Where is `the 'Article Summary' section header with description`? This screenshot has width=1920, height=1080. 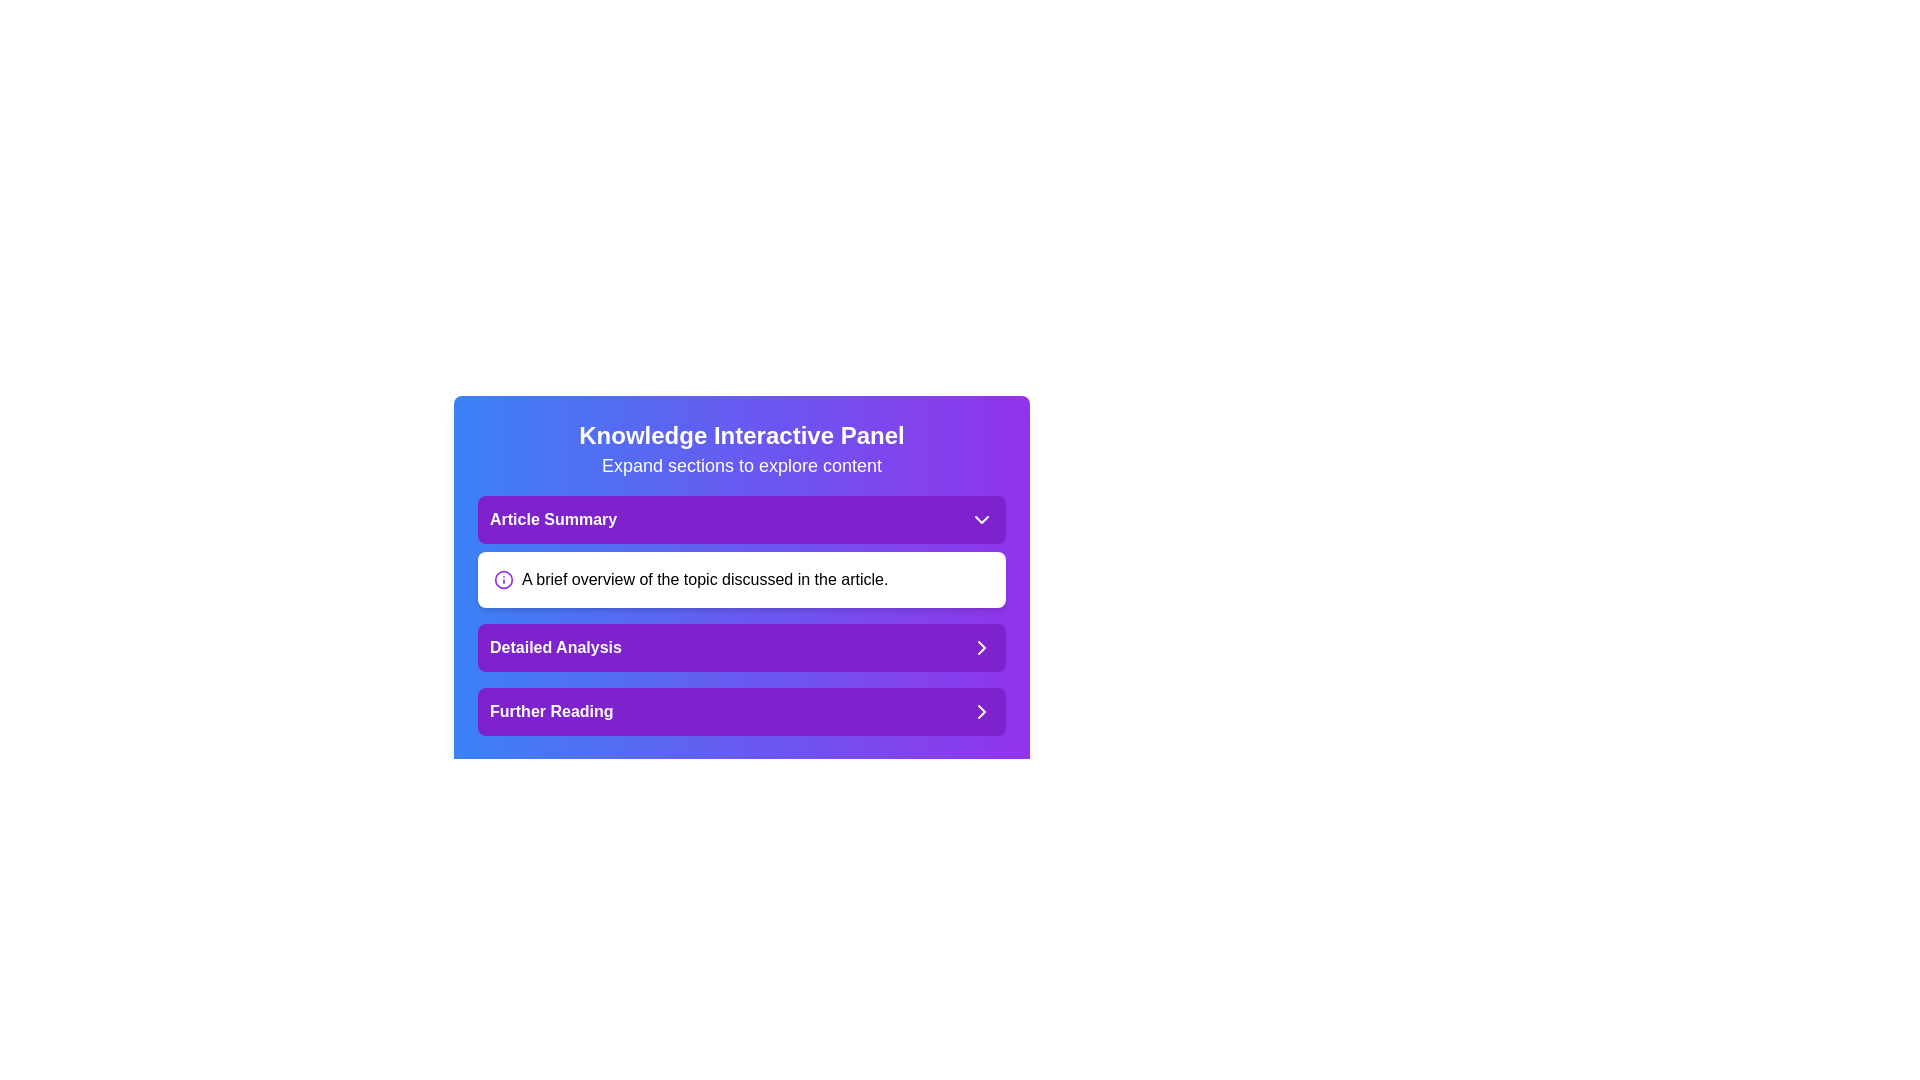 the 'Article Summary' section header with description is located at coordinates (741, 548).